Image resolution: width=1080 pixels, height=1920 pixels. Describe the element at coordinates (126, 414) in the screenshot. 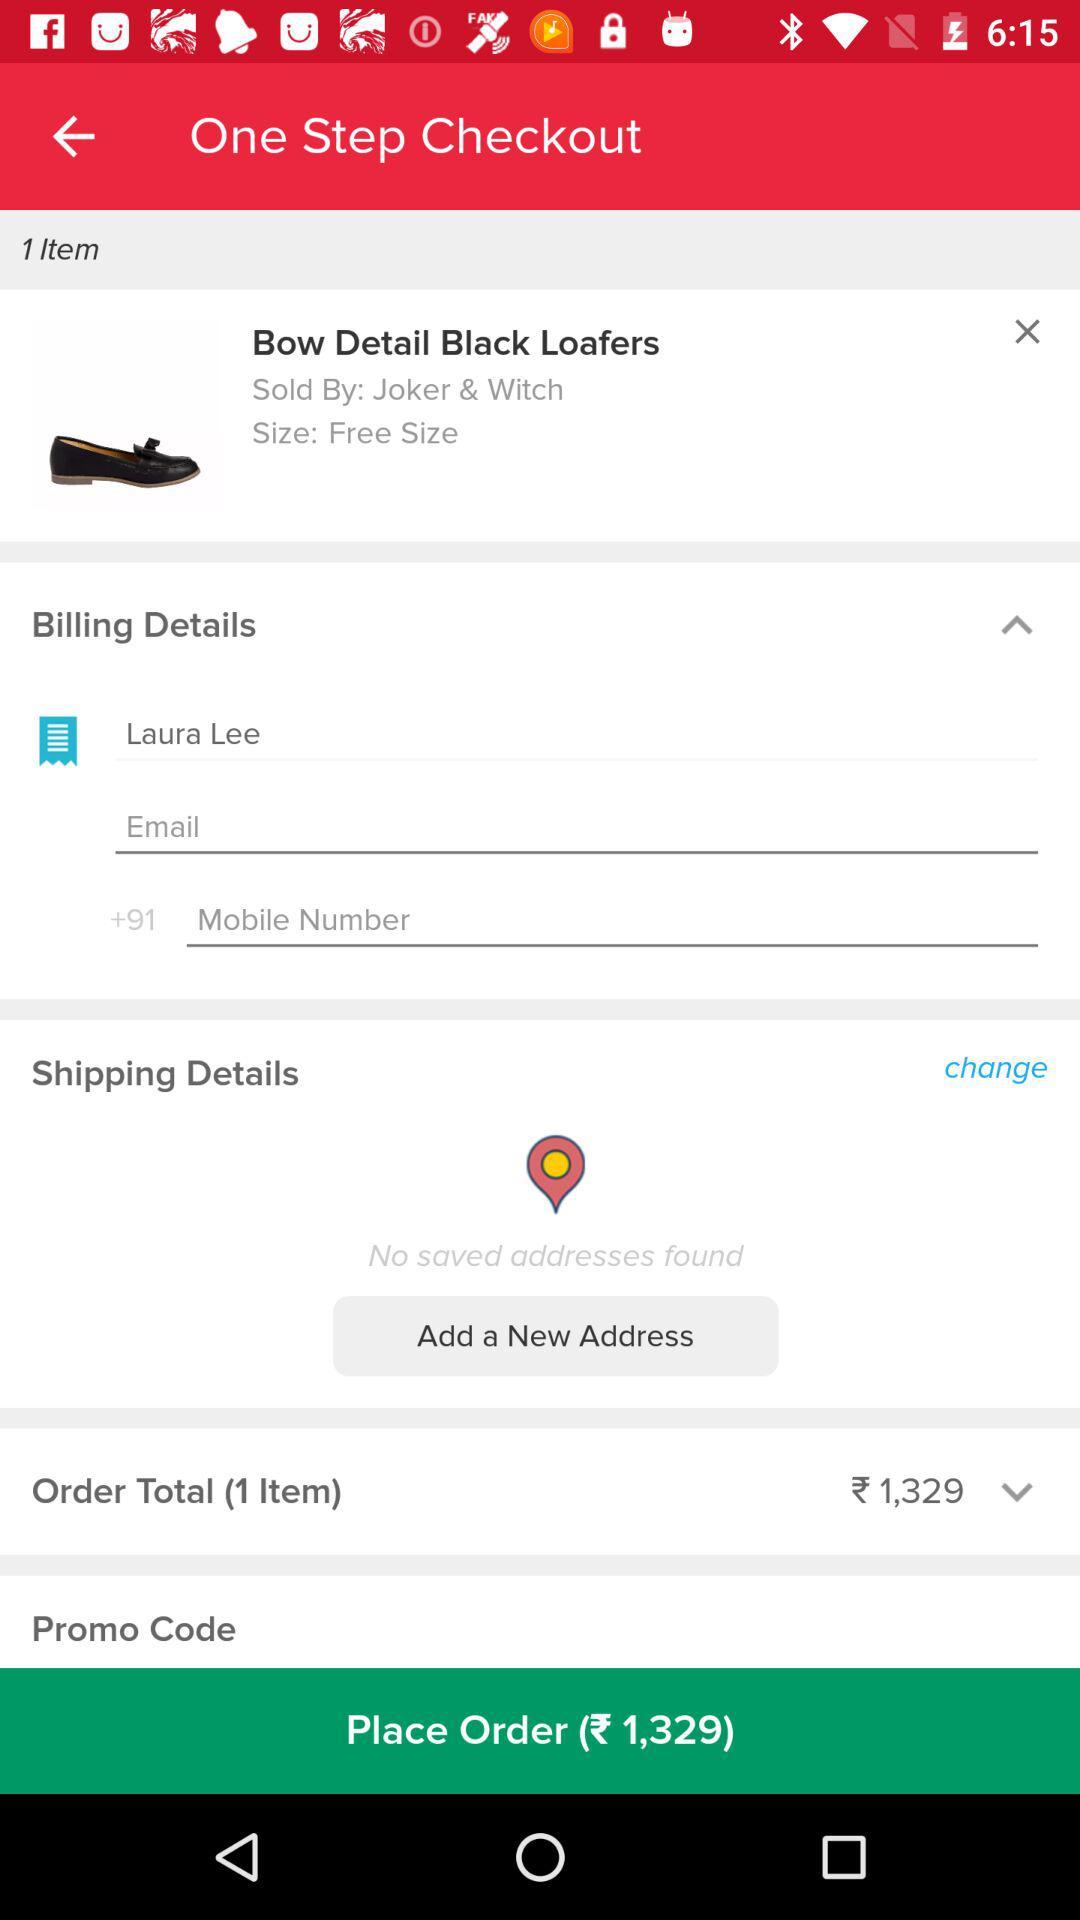

I see `icon to the left of bow detail black item` at that location.